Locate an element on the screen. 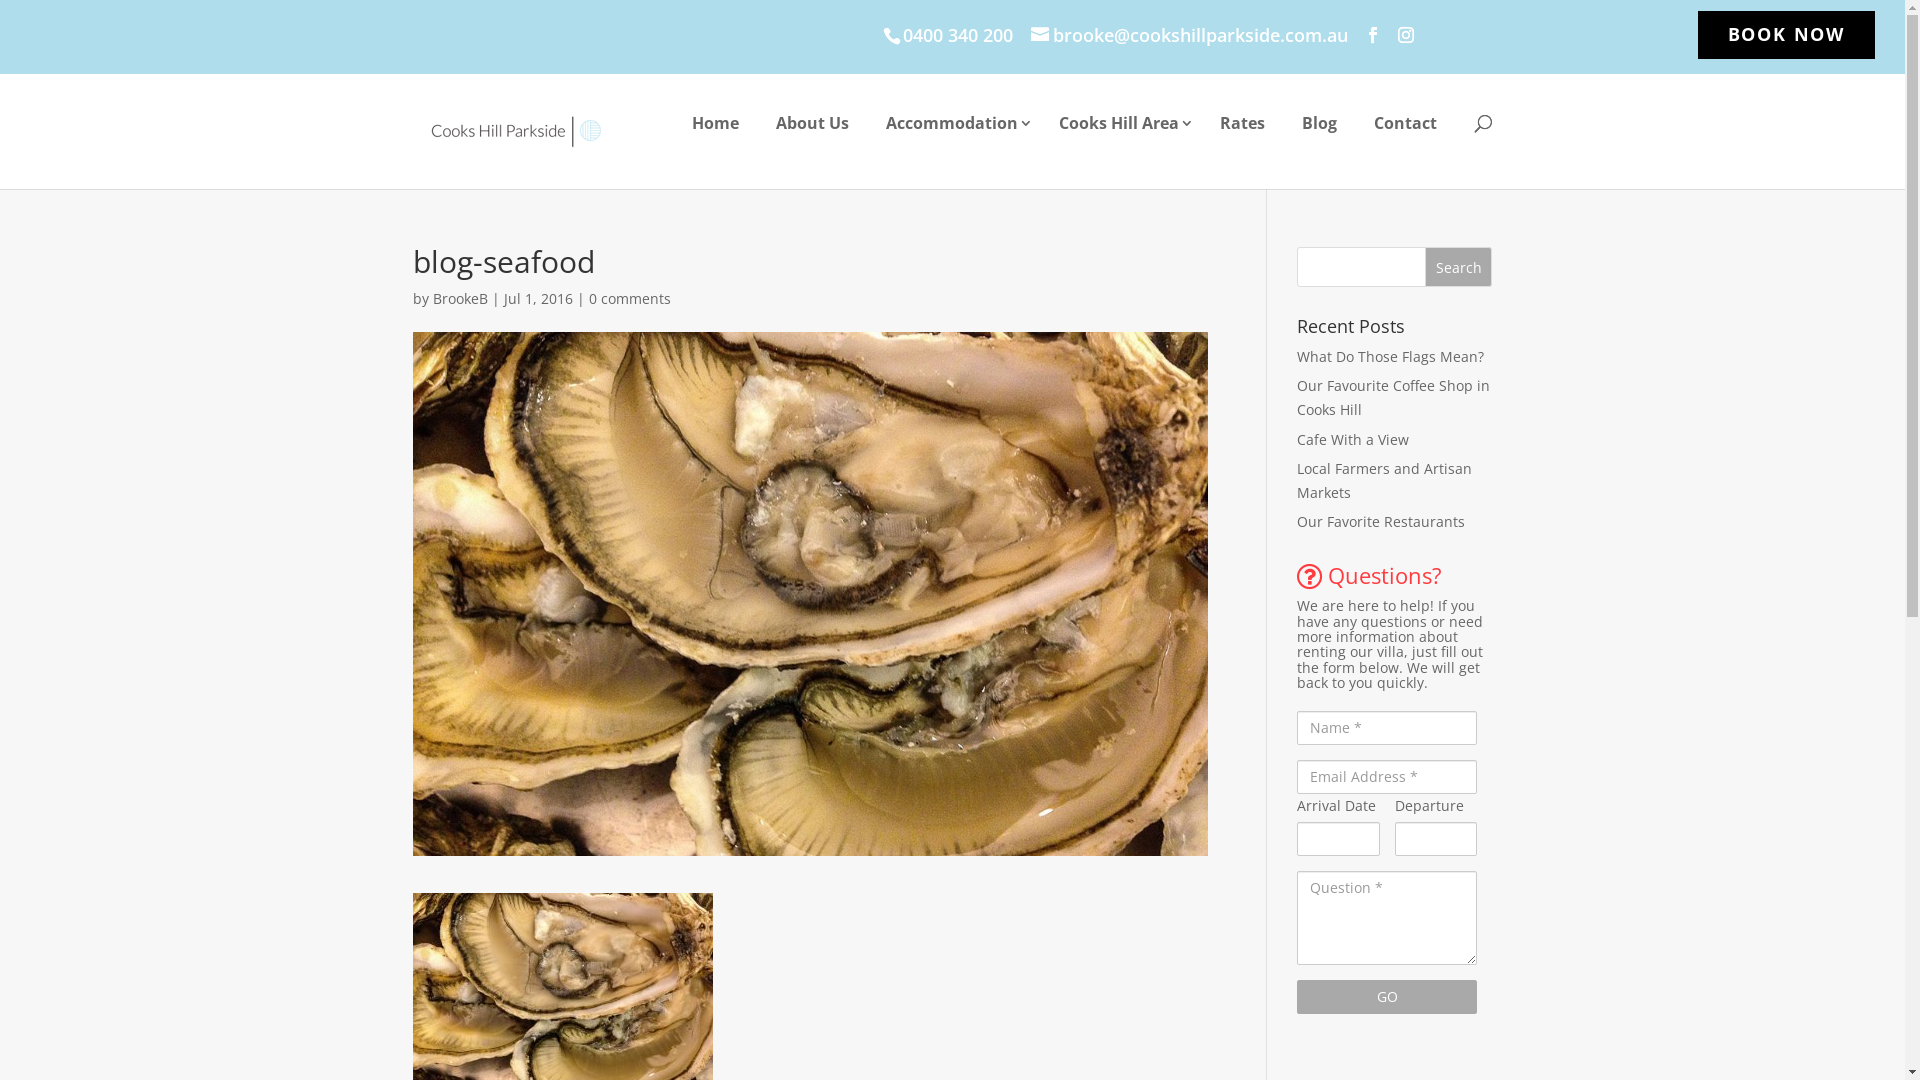 Image resolution: width=1920 pixels, height=1080 pixels. 'Our Favourite Coffee Shop in Cooks Hill' is located at coordinates (1392, 397).